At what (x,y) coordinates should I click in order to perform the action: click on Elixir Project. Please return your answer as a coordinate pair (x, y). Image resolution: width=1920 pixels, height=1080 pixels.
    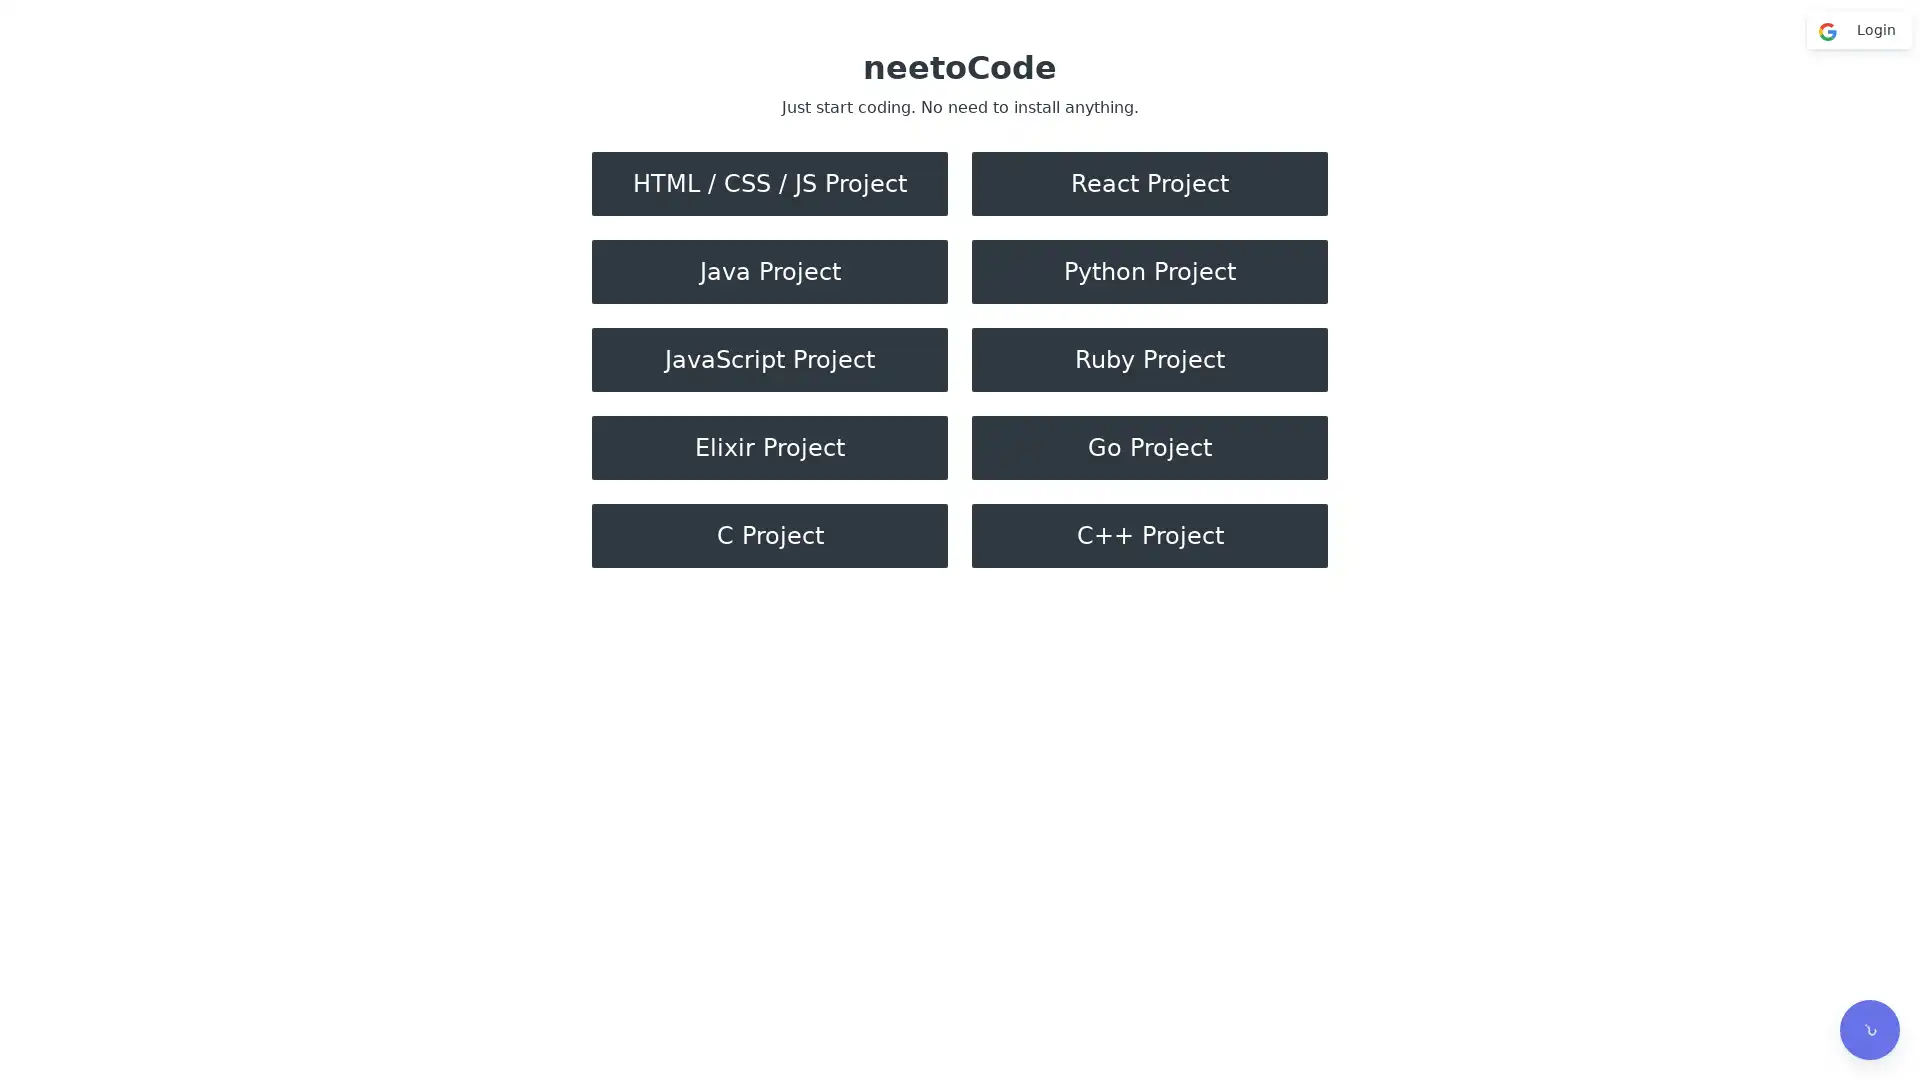
    Looking at the image, I should click on (768, 446).